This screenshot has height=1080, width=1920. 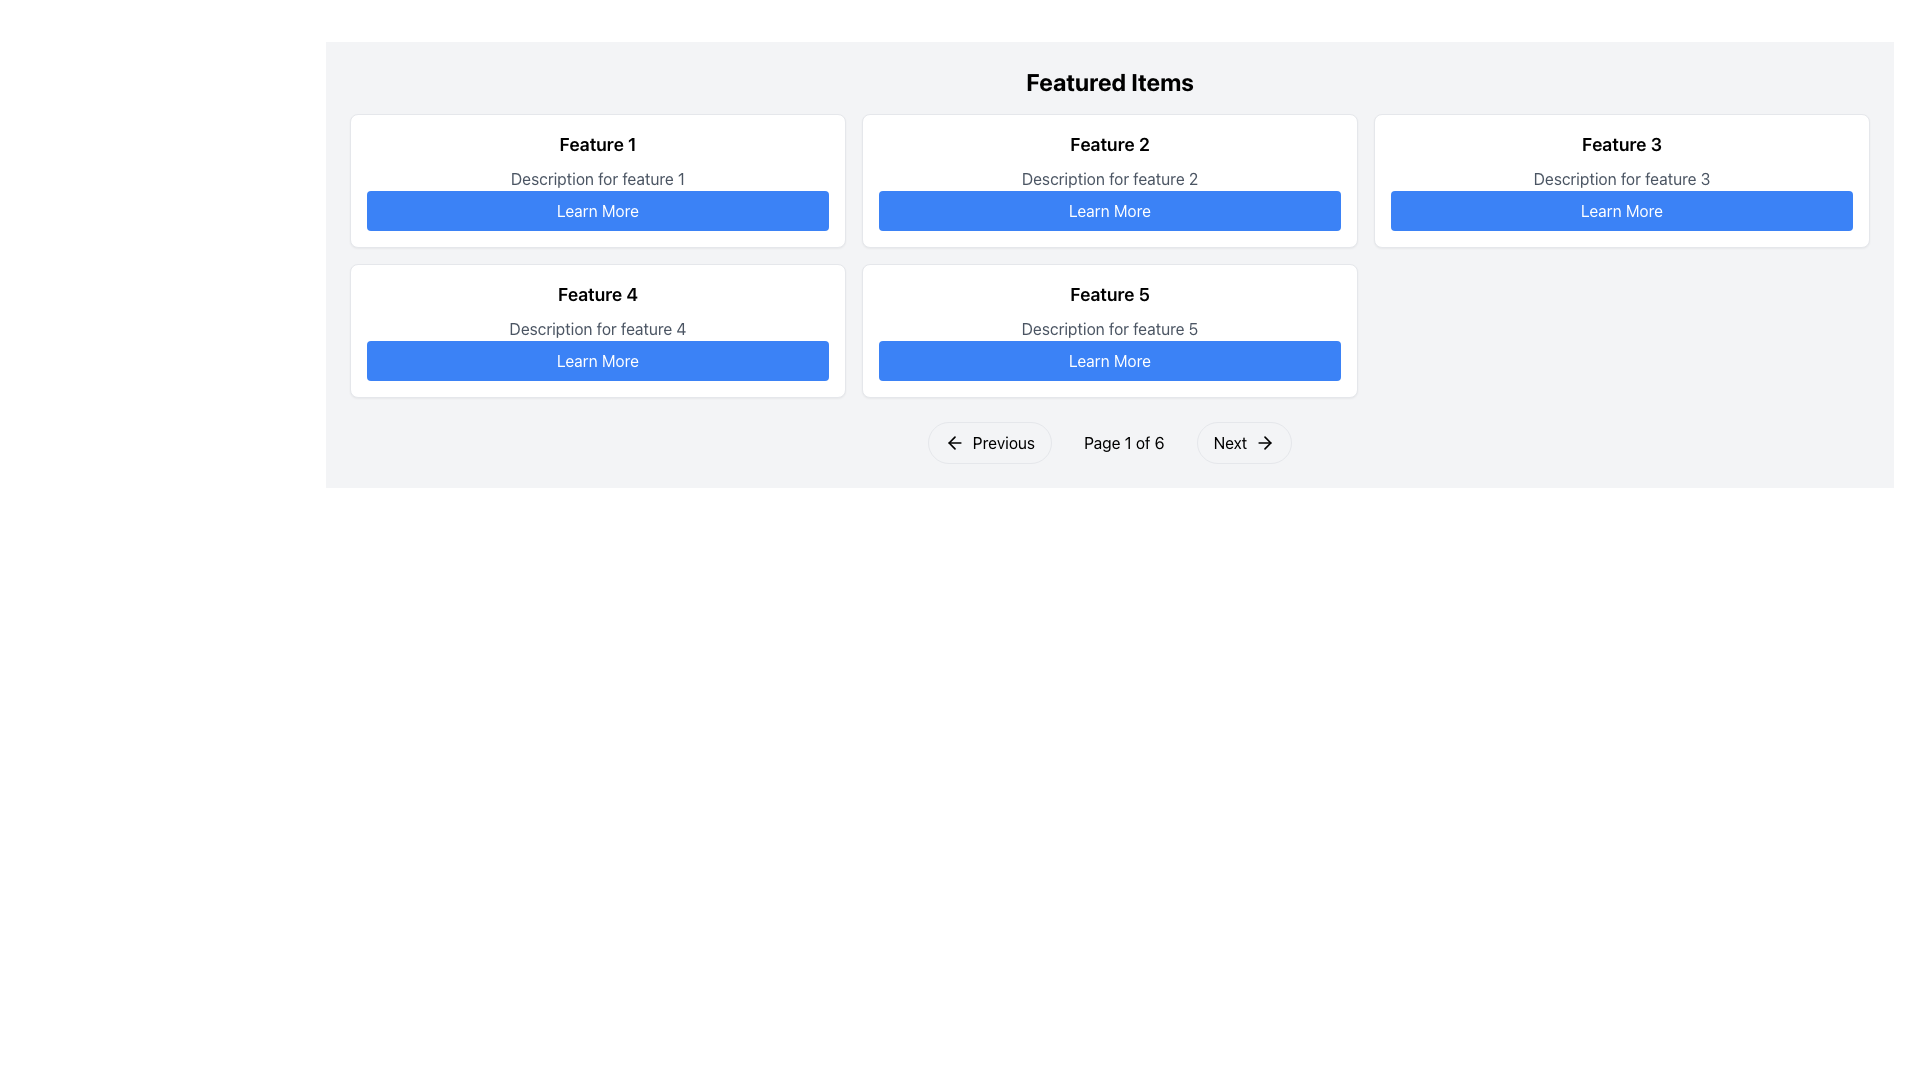 What do you see at coordinates (1124, 442) in the screenshot?
I see `the text element displaying 'Page 1 of 6' that is centered in the footer navigation bar` at bounding box center [1124, 442].